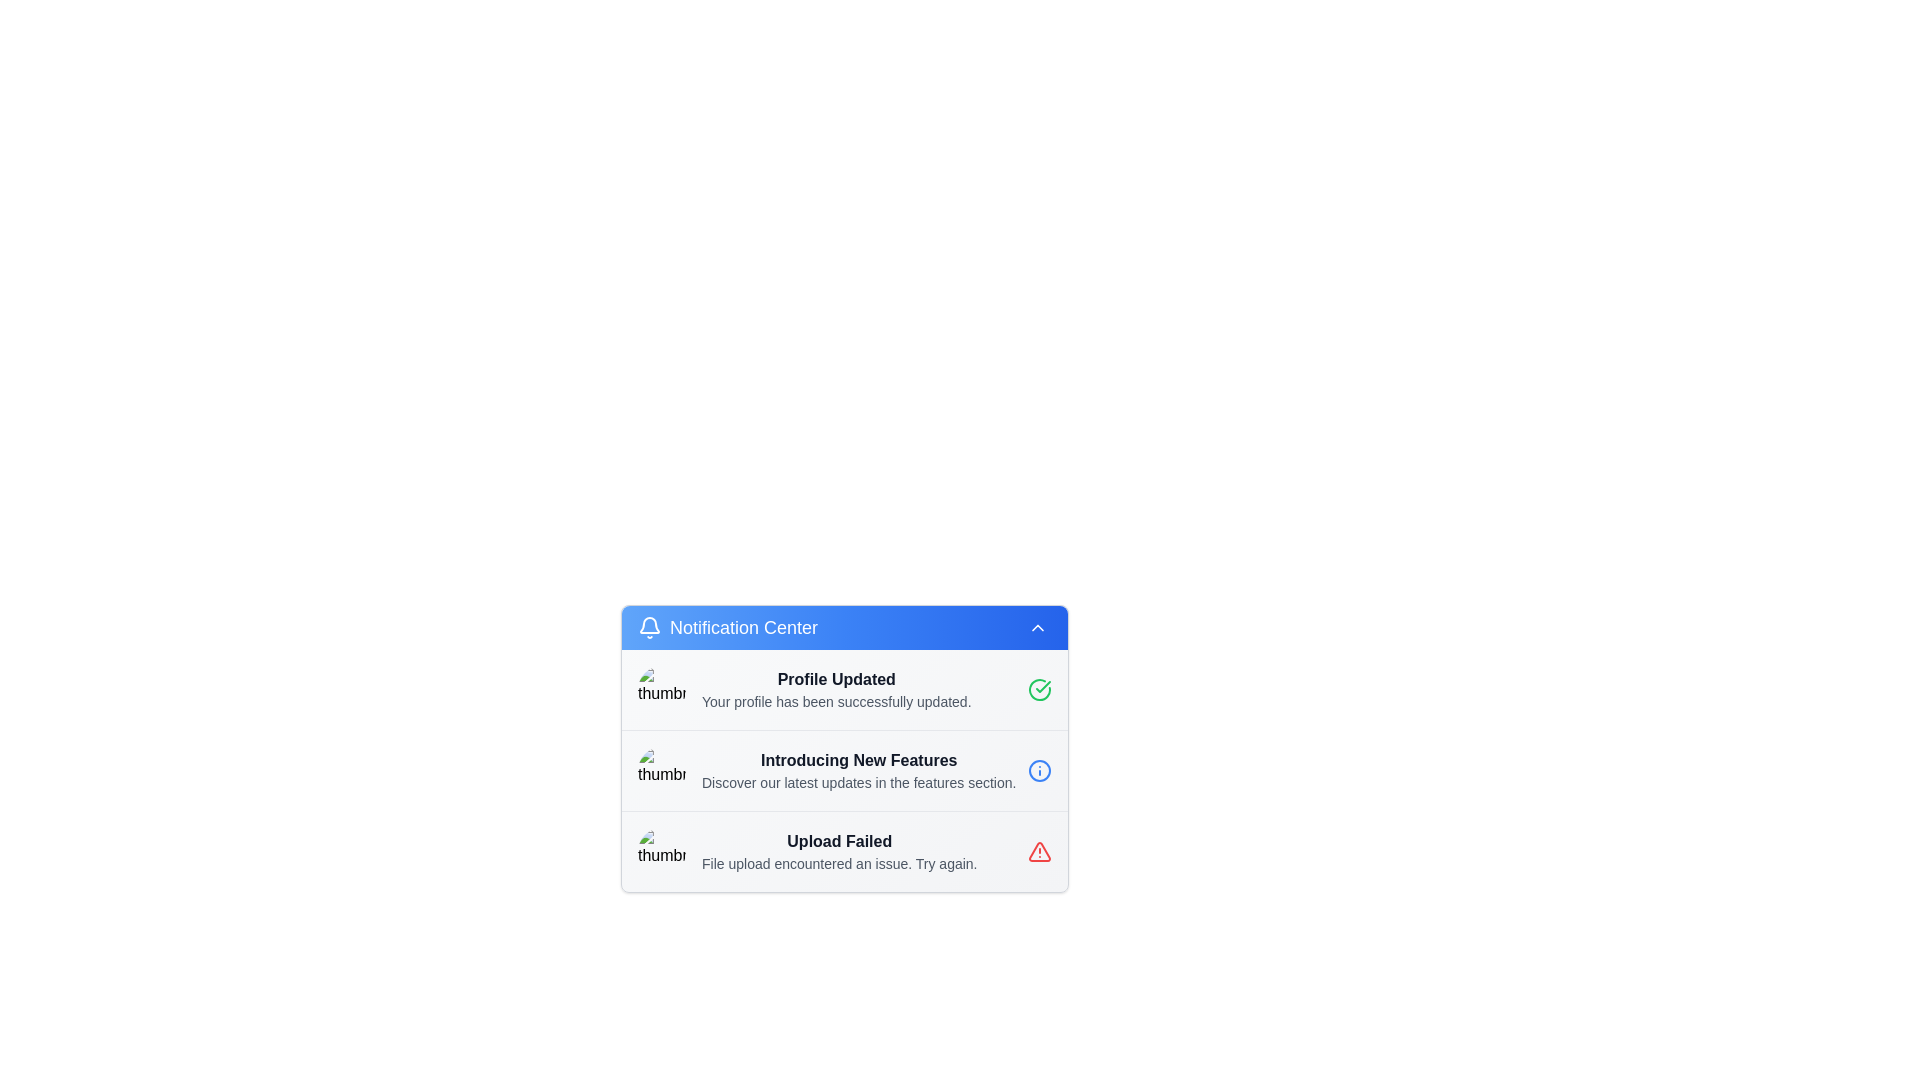 This screenshot has width=1920, height=1080. I want to click on text content of the static notification item located in the middle section of the notification center, specifically the second notification in the list, so click(859, 770).